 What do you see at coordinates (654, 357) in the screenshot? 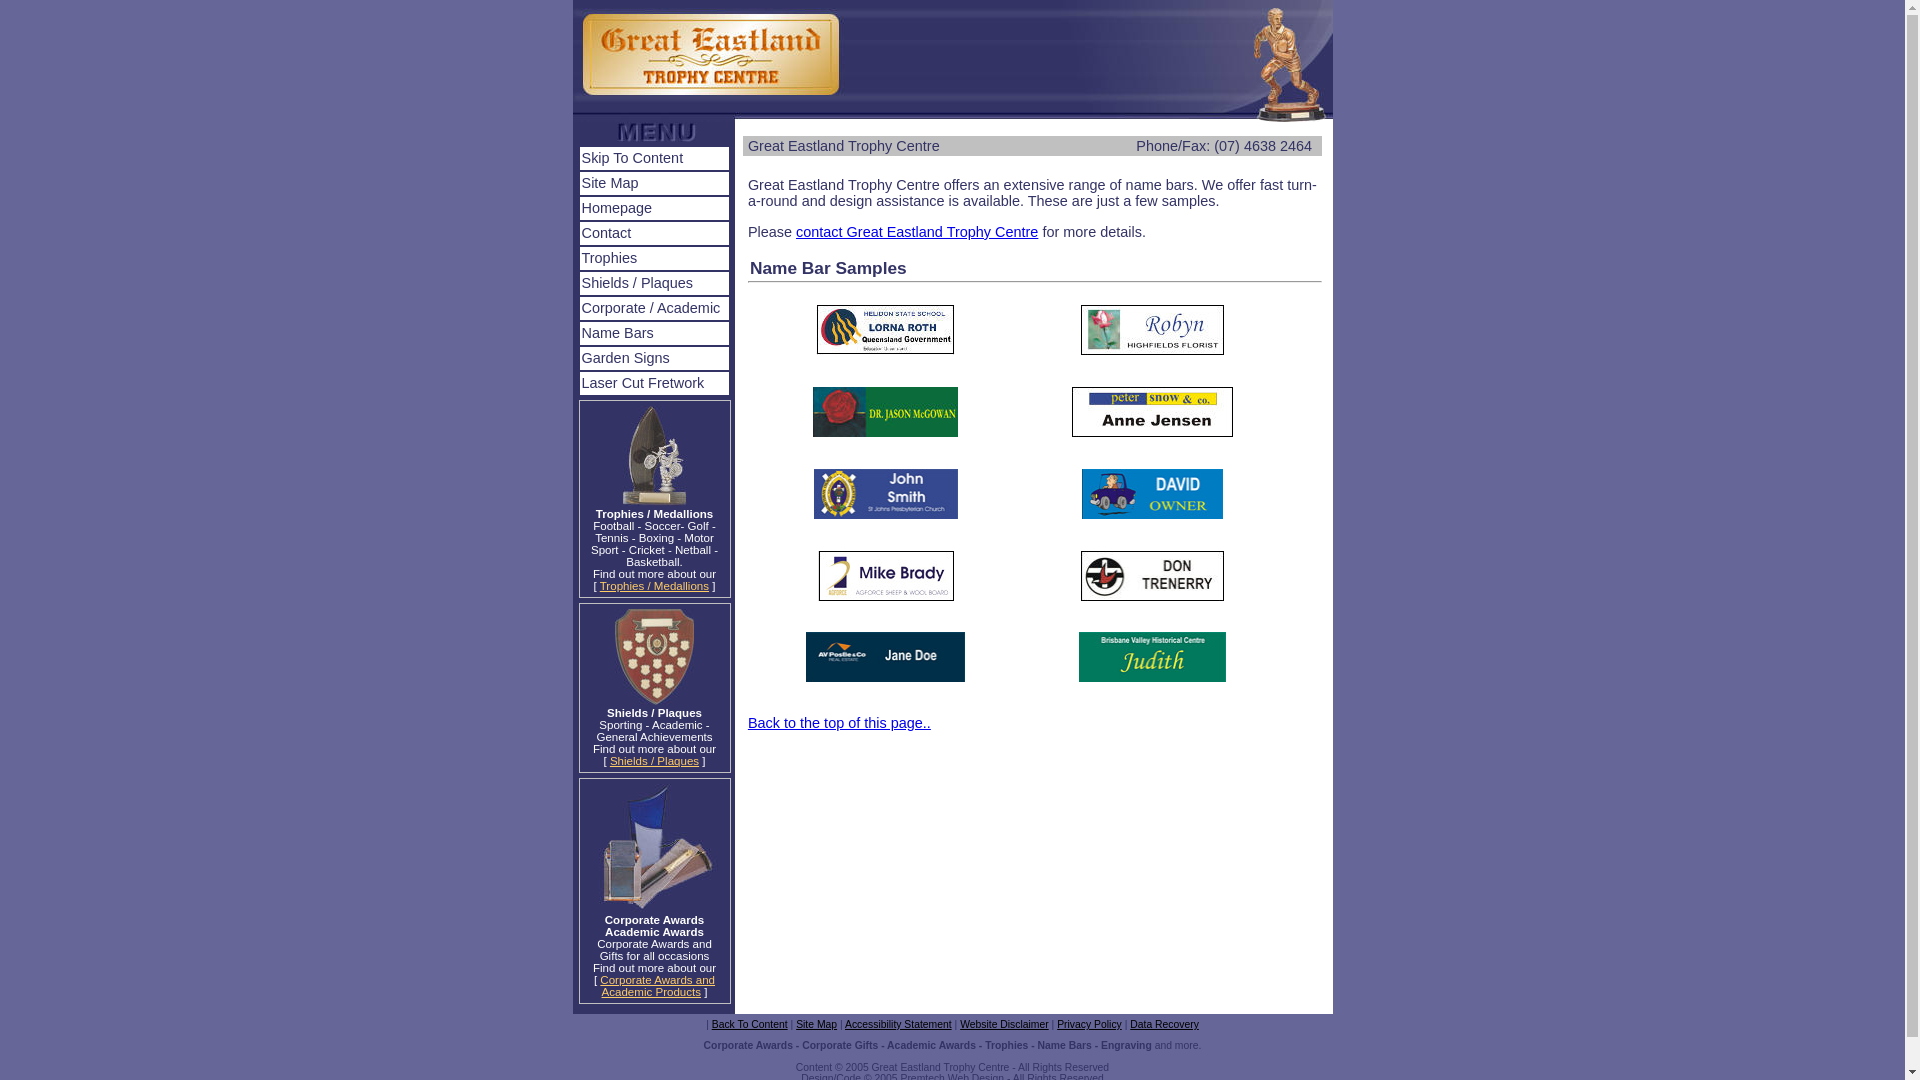
I see `'Garden Signs'` at bounding box center [654, 357].